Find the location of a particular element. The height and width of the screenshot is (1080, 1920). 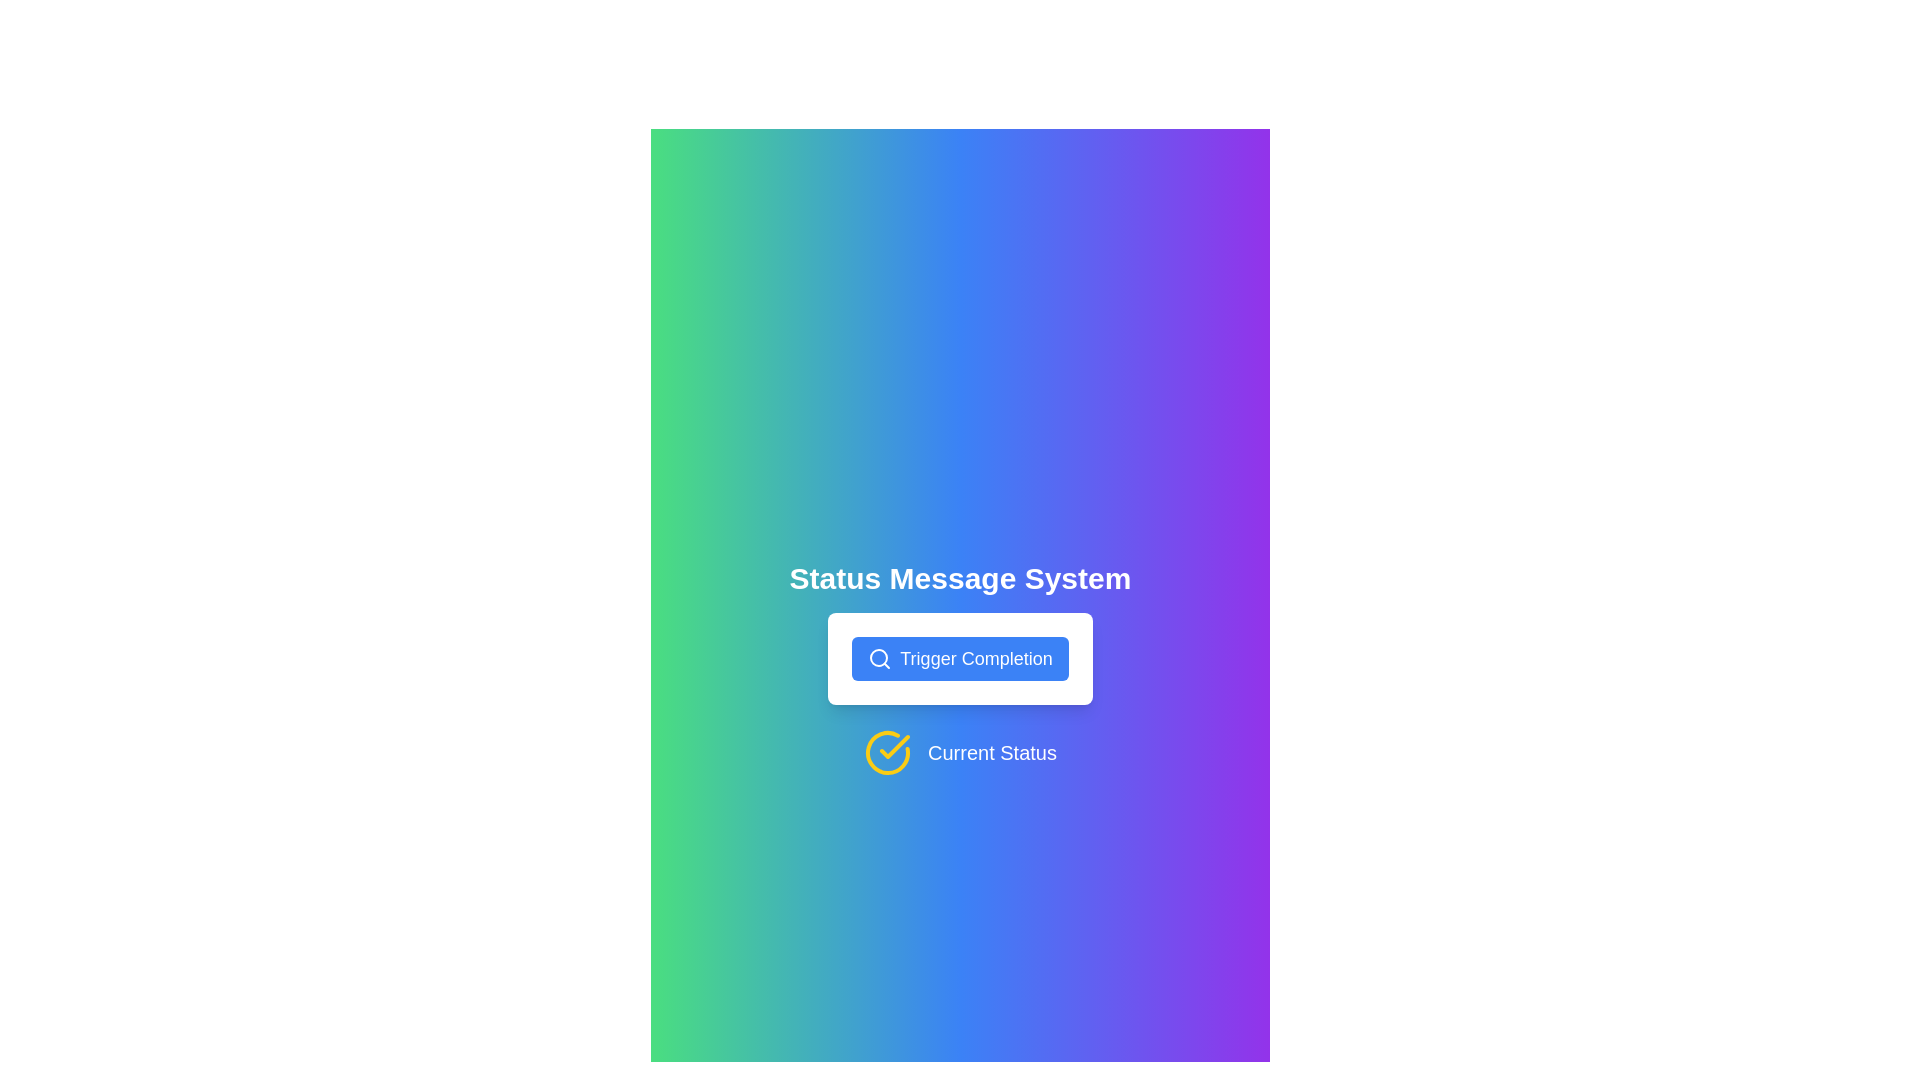

the blue rectangular button with rounded corners that reads 'Trigger Completion' to observe the hover effects is located at coordinates (960, 659).